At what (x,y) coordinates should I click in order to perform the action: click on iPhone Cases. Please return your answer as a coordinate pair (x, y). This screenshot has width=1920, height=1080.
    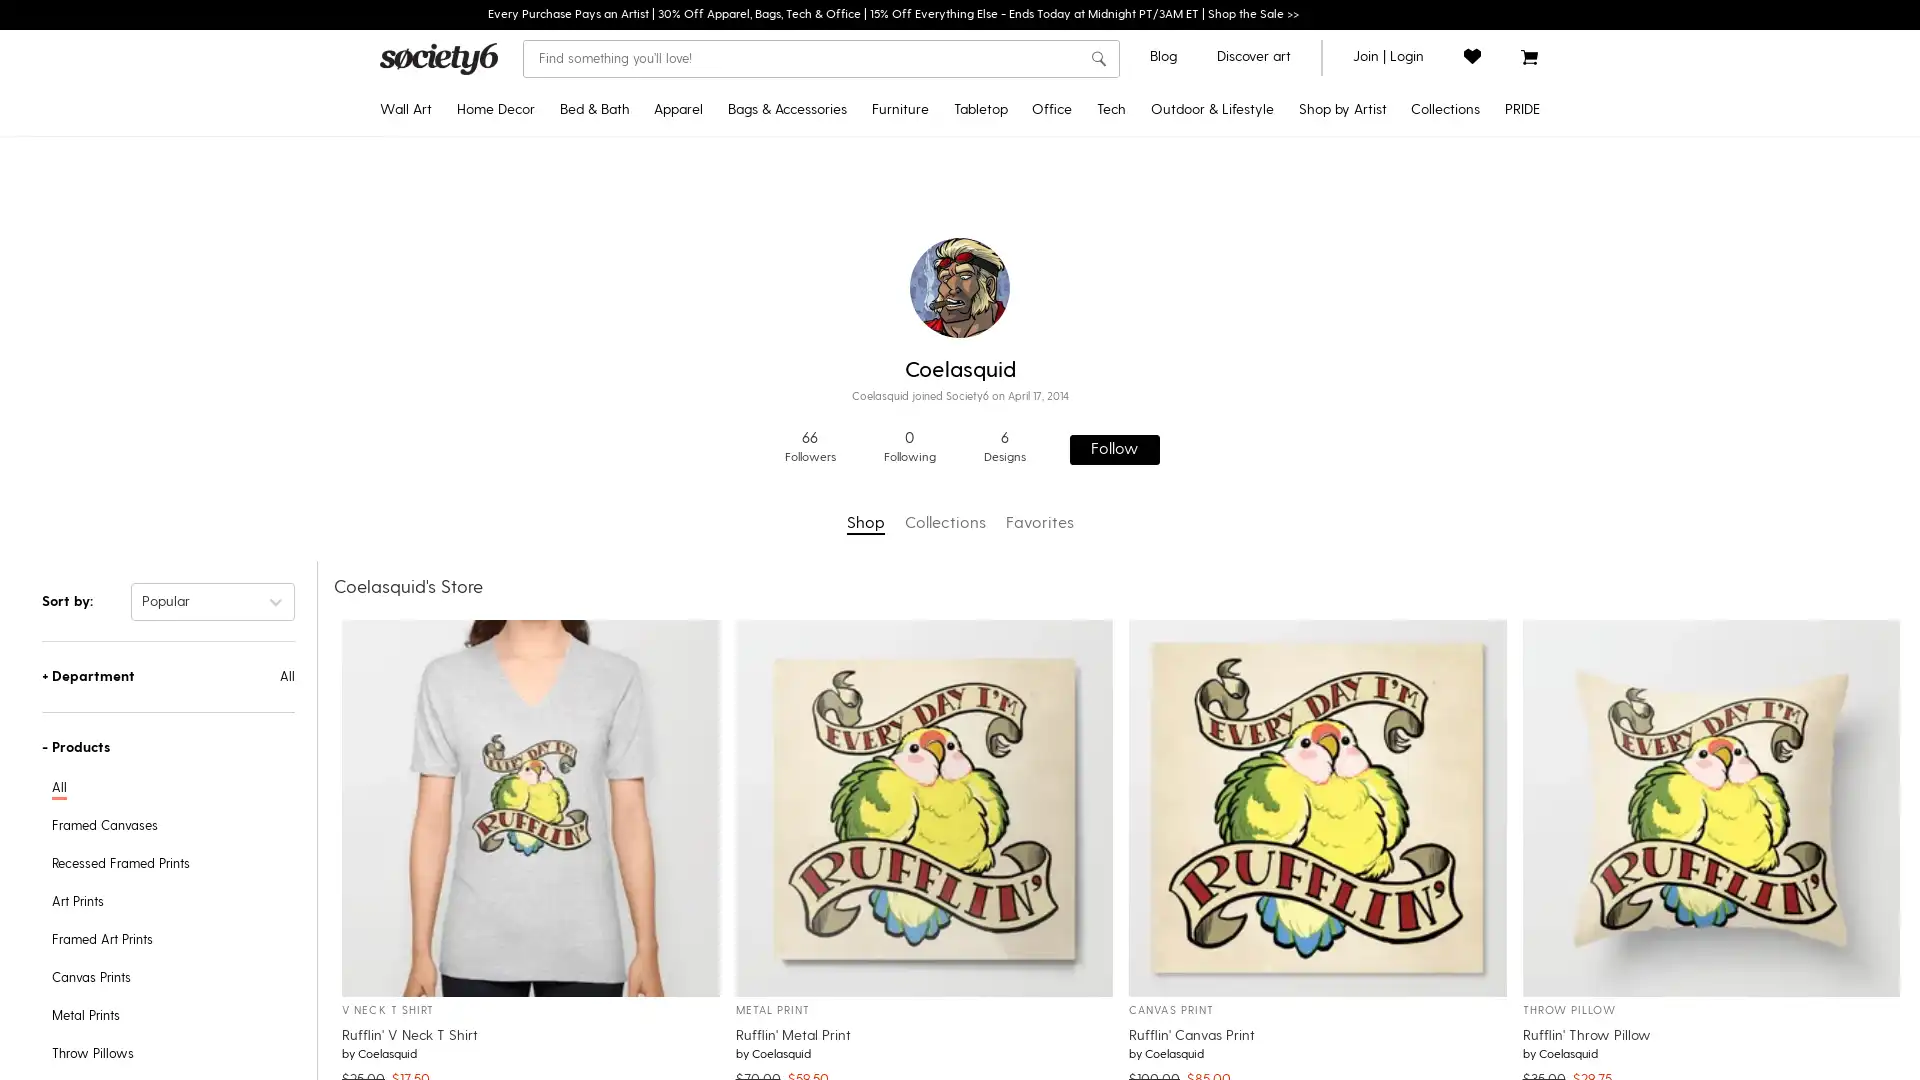
    Looking at the image, I should click on (1182, 160).